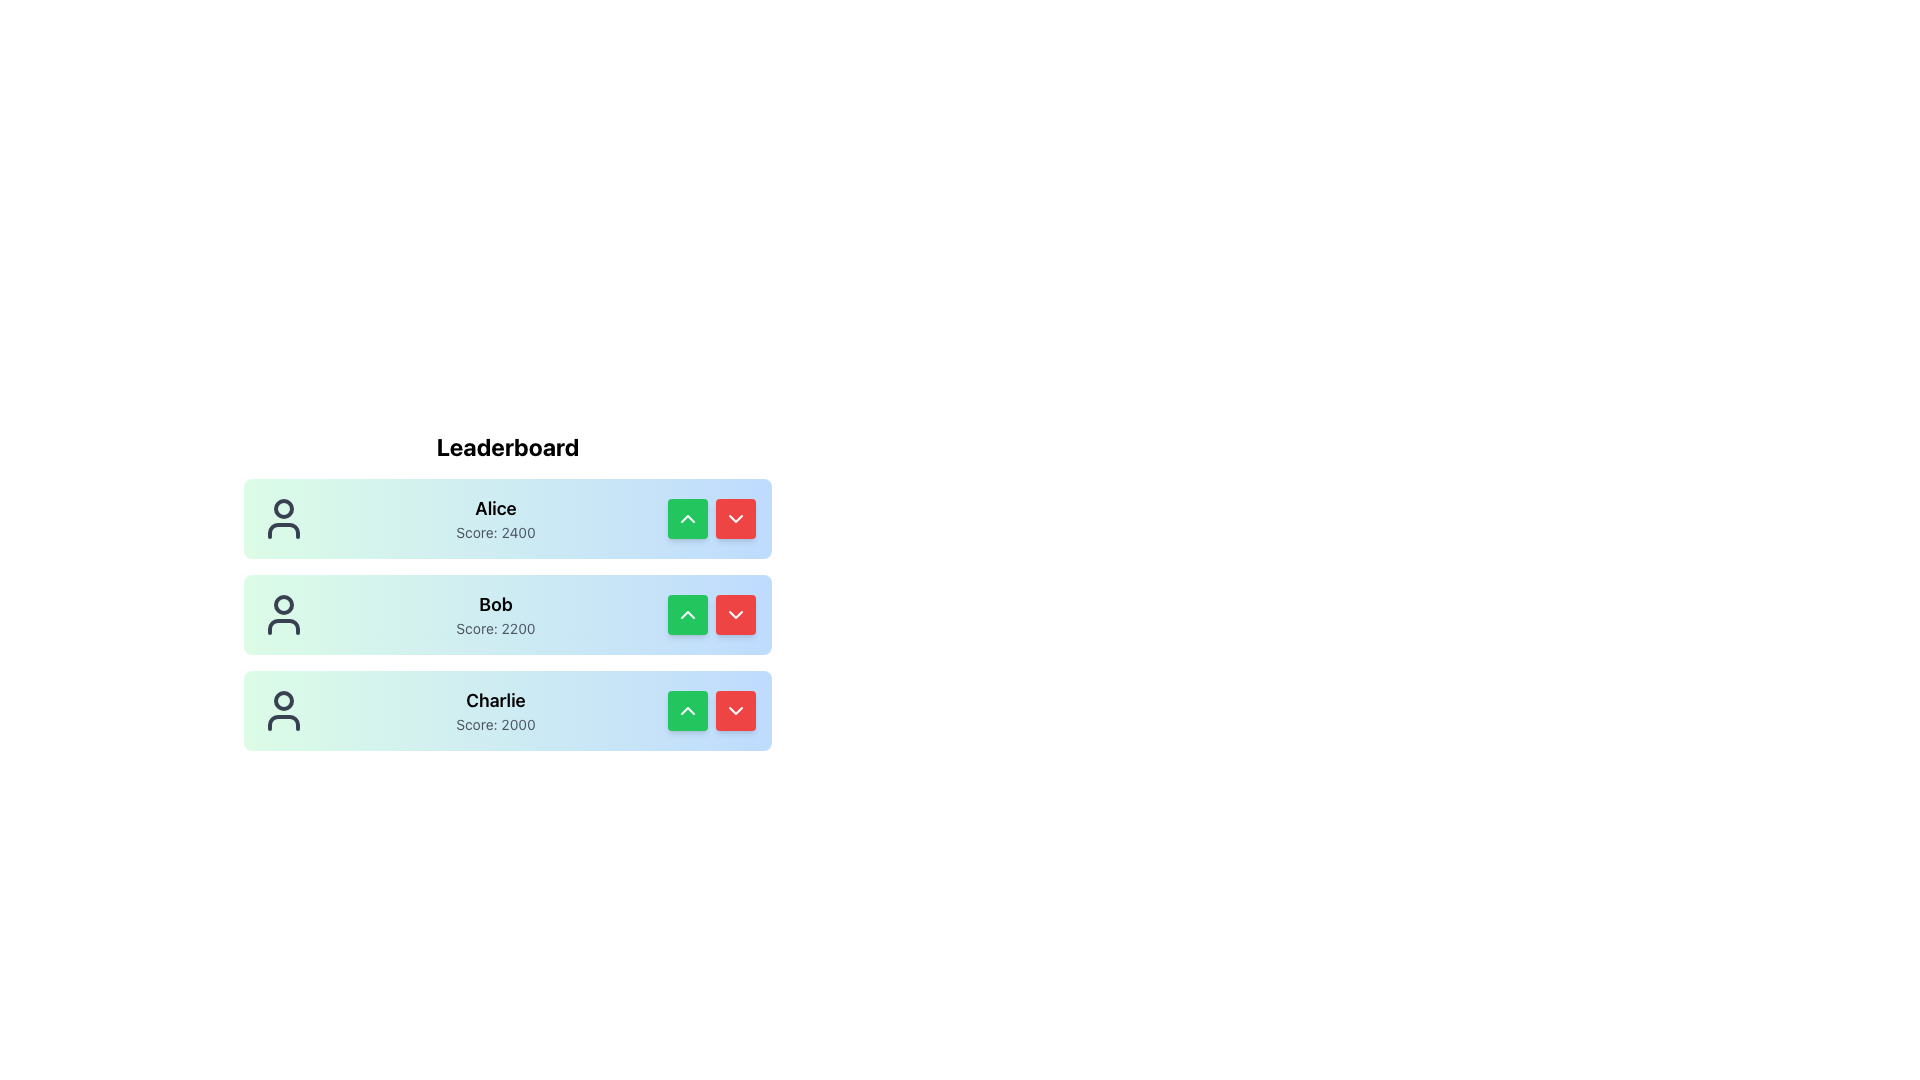  Describe the element at coordinates (508, 446) in the screenshot. I see `the header text of the leaderboard section, which is centrally located above the list of participants` at that location.